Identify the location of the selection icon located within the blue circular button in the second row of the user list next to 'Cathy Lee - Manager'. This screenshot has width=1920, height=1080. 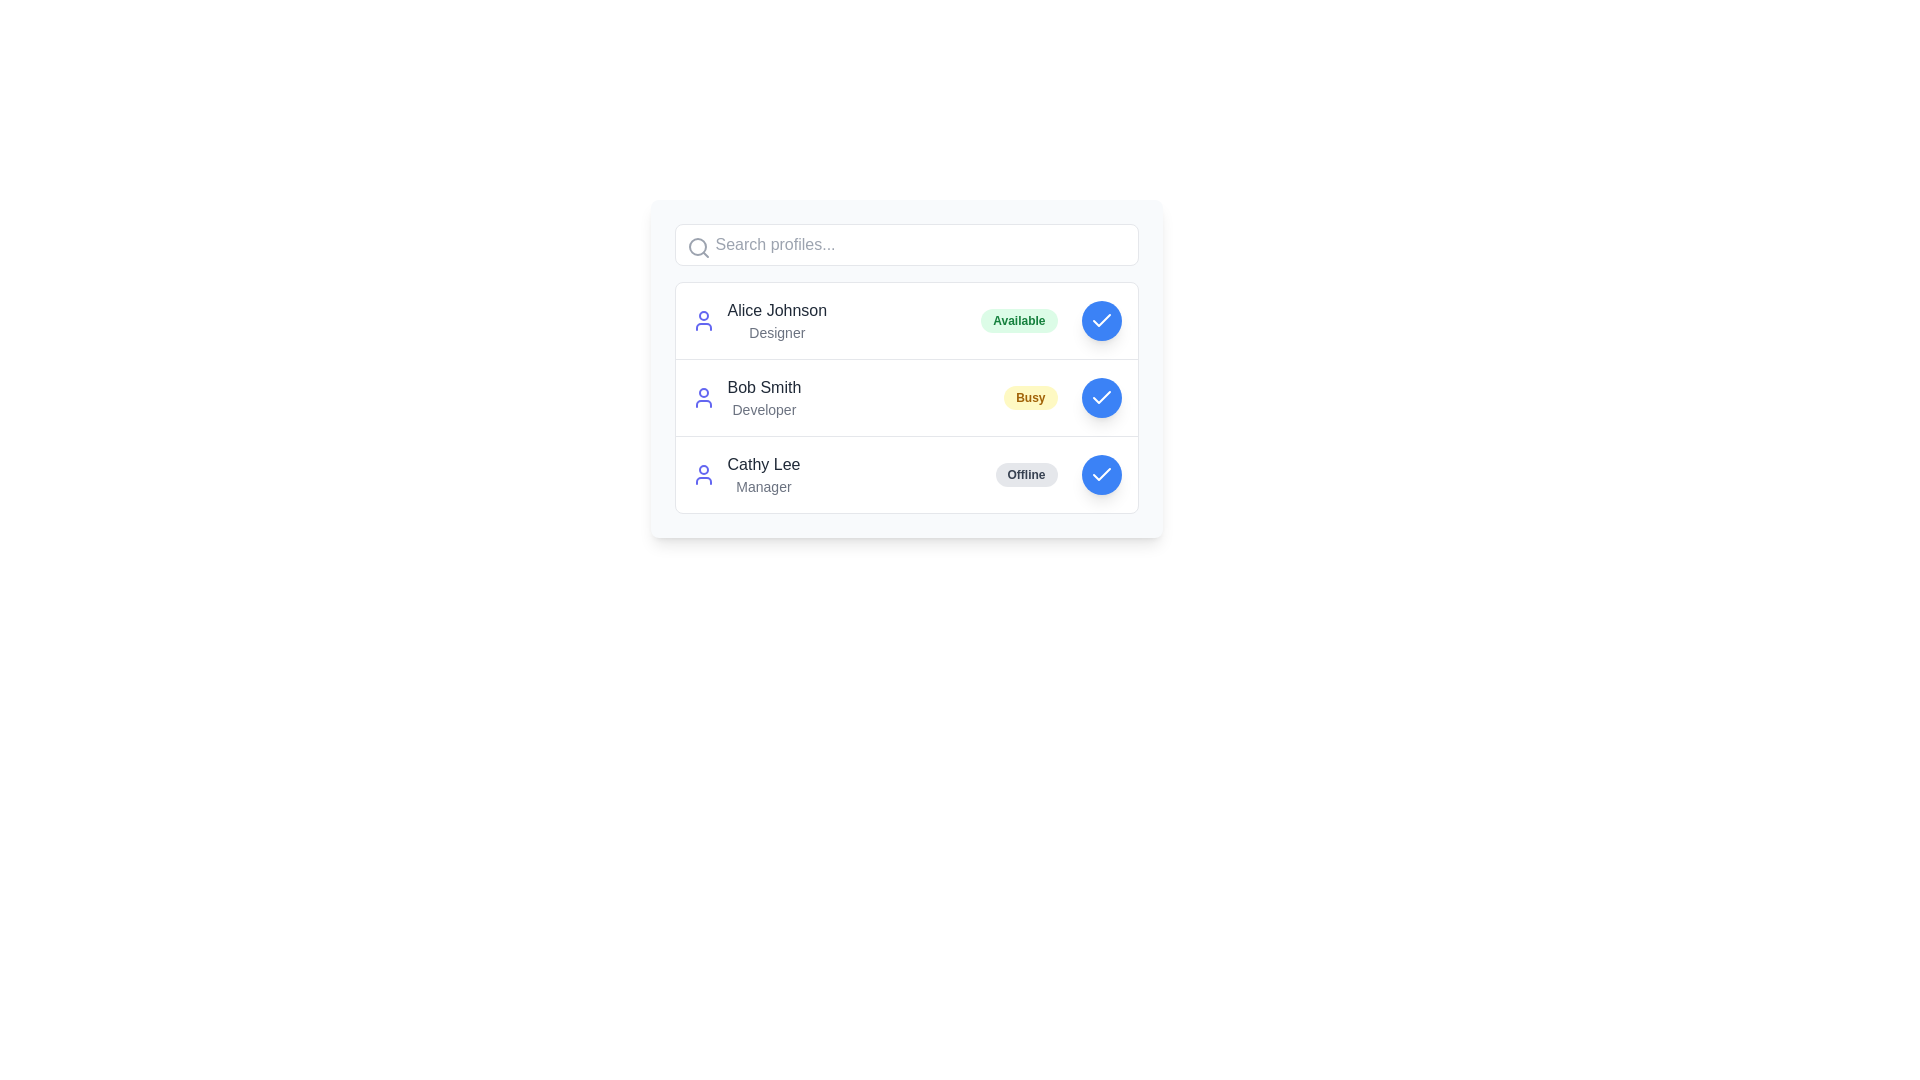
(1100, 474).